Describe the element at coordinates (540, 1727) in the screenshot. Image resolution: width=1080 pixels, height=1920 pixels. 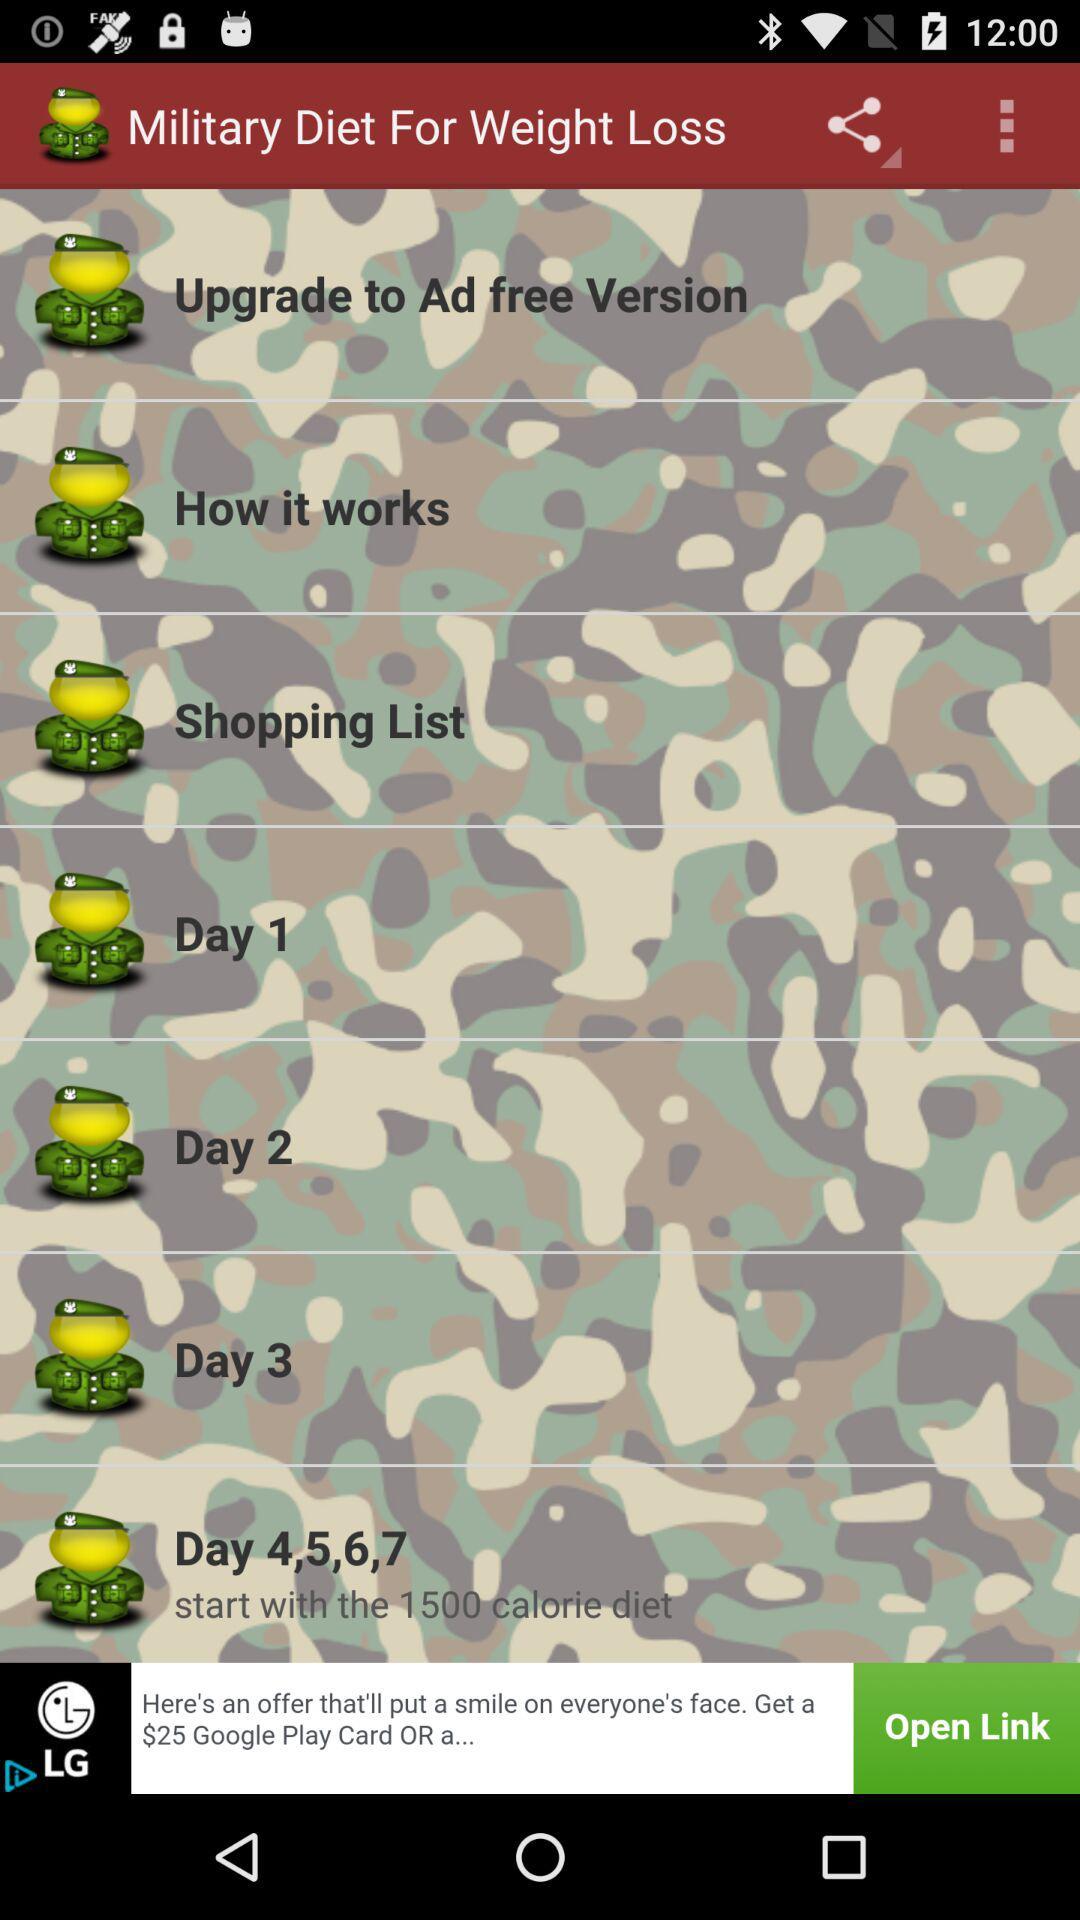
I see `this image was advertisement` at that location.